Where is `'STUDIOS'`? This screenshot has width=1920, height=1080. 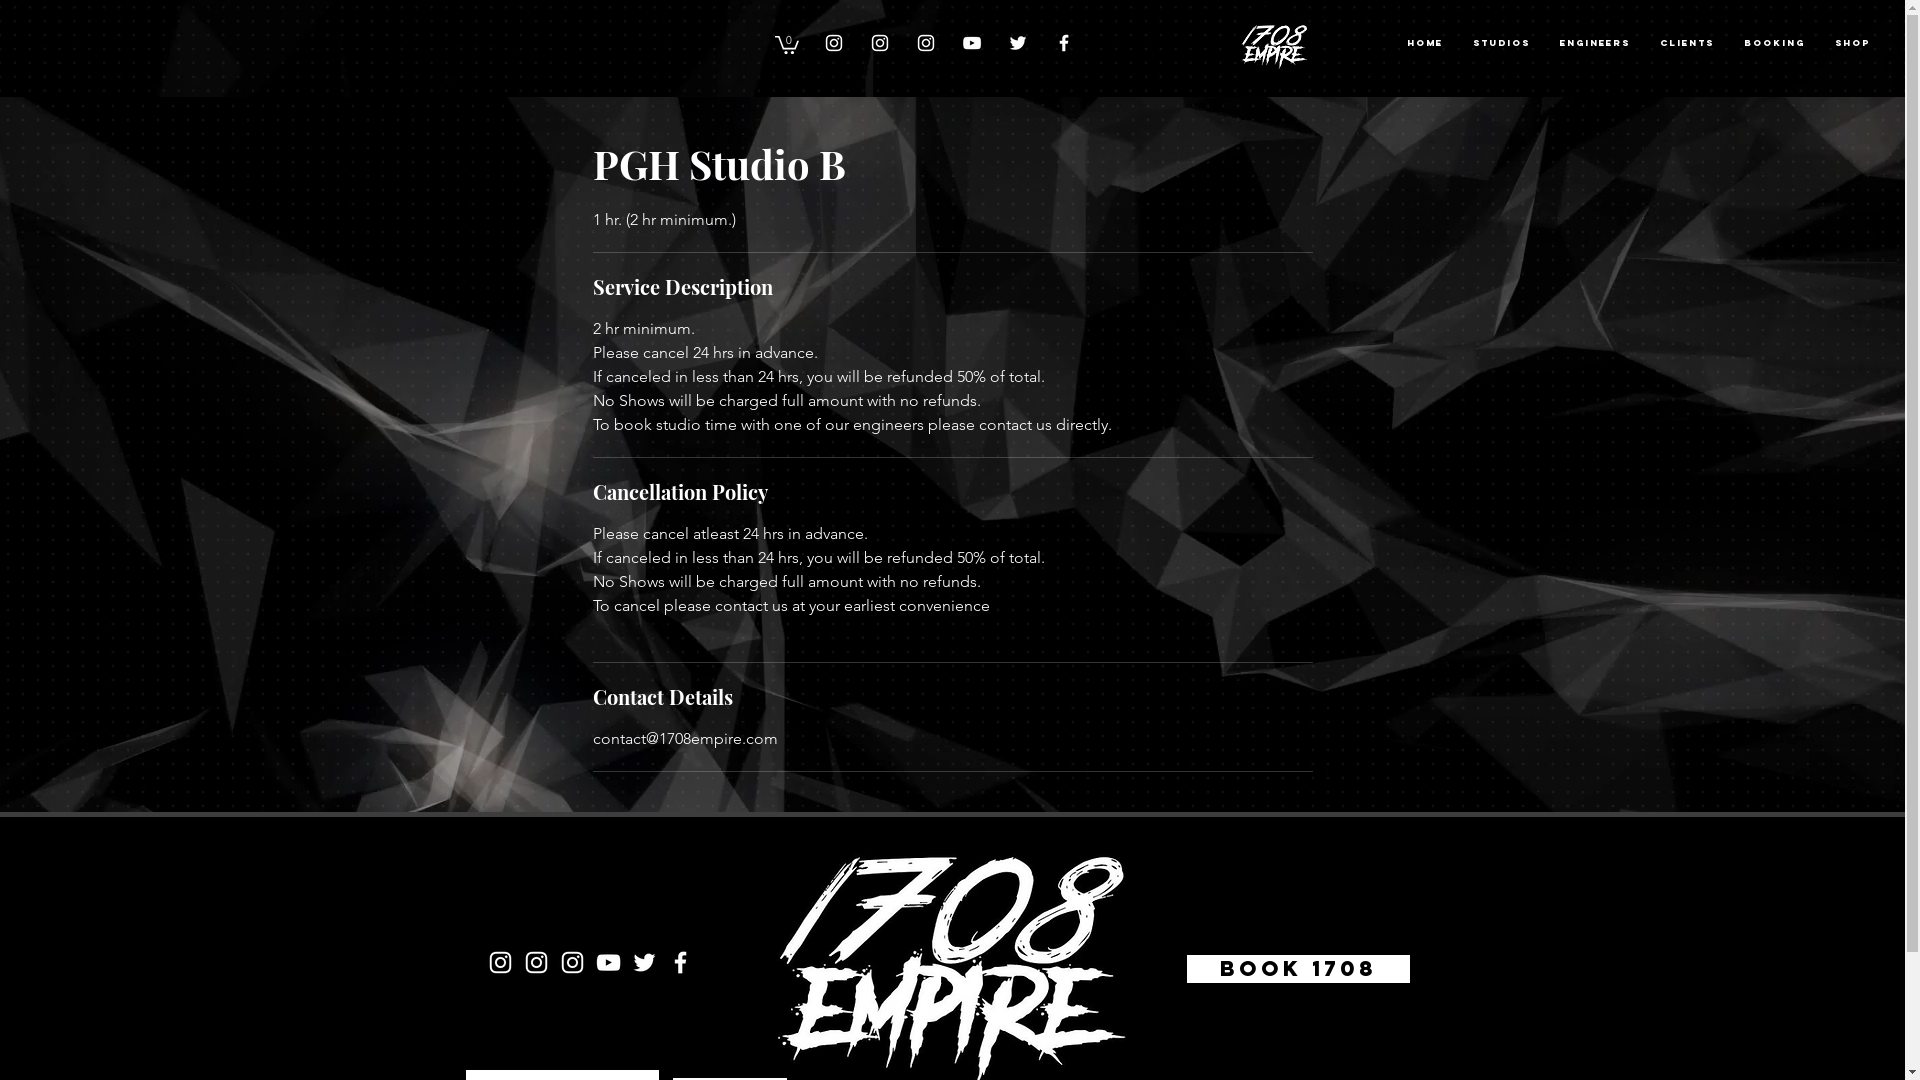 'STUDIOS' is located at coordinates (1501, 42).